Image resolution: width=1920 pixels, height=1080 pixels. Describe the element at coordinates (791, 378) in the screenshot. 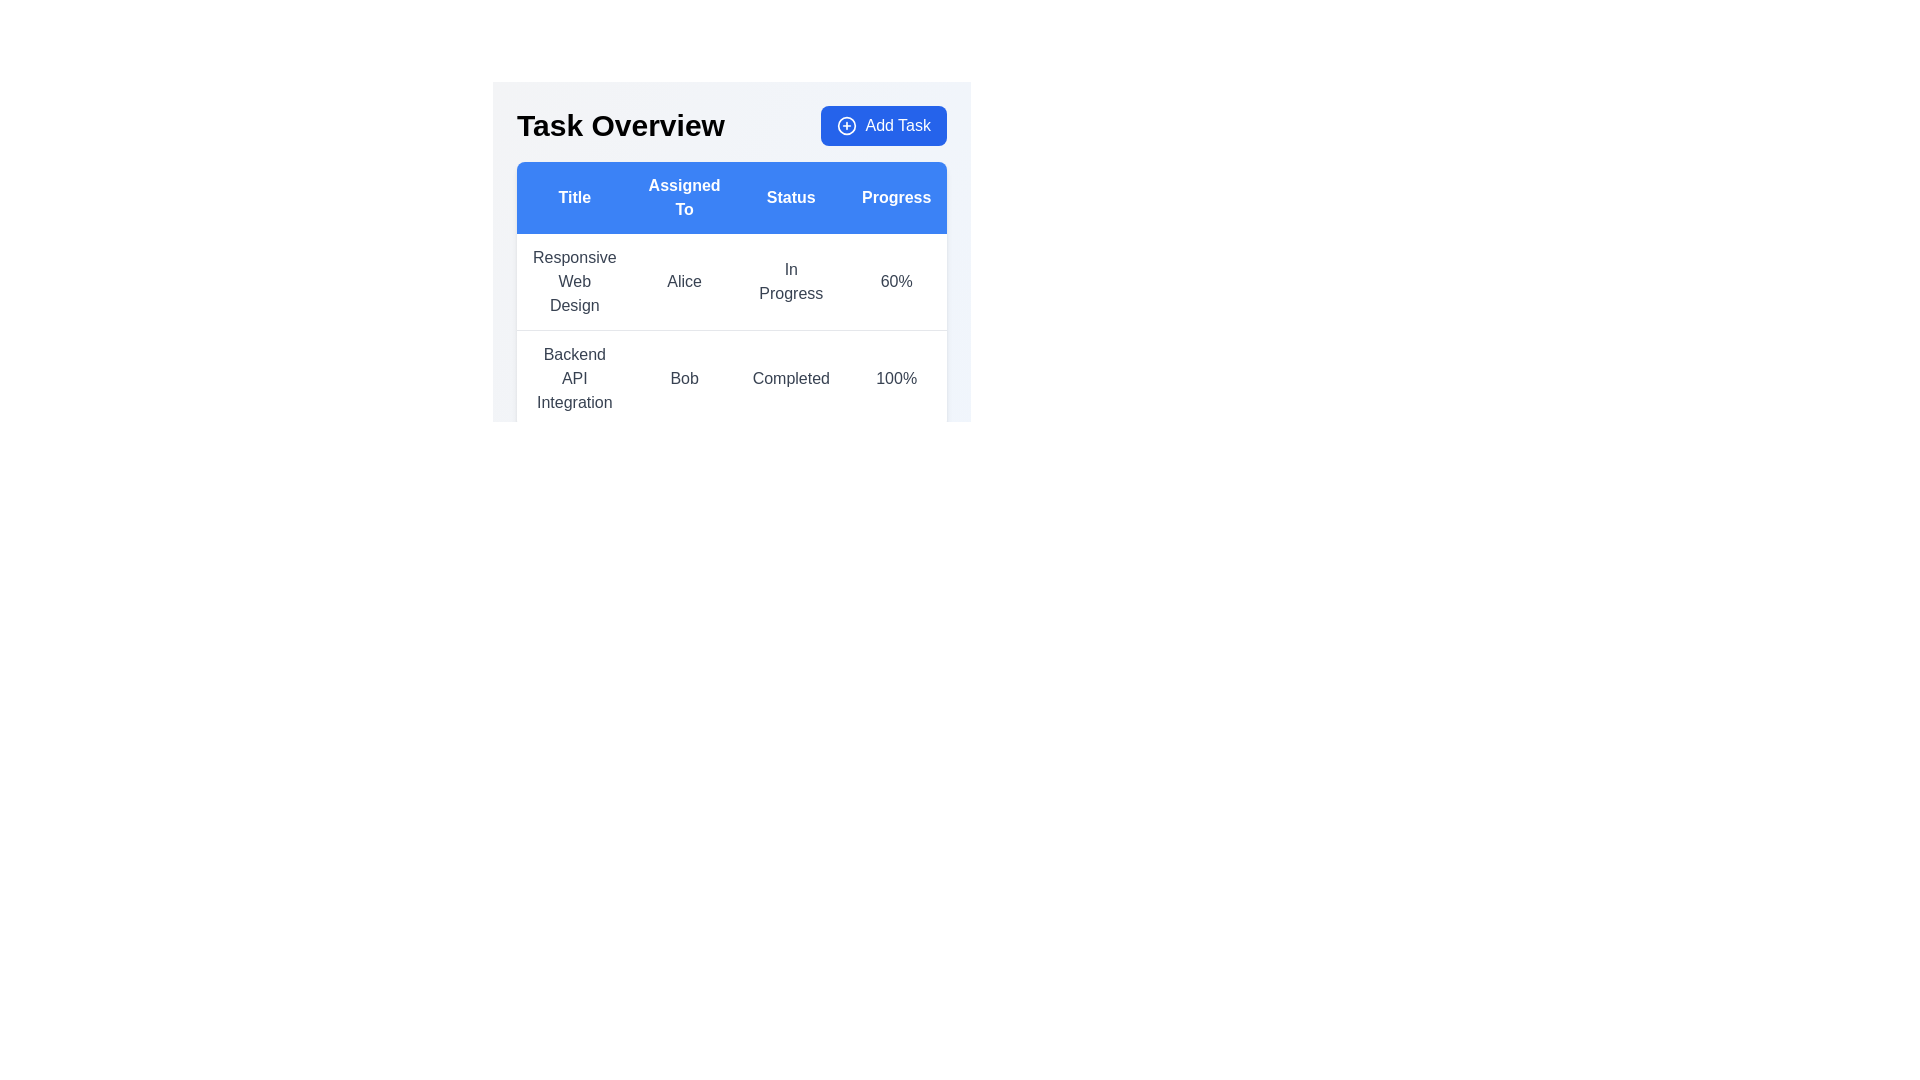

I see `the second row of the table displaying task details, which includes 'Backend API Integration', 'Bob', 'Completed', and '100%'` at that location.